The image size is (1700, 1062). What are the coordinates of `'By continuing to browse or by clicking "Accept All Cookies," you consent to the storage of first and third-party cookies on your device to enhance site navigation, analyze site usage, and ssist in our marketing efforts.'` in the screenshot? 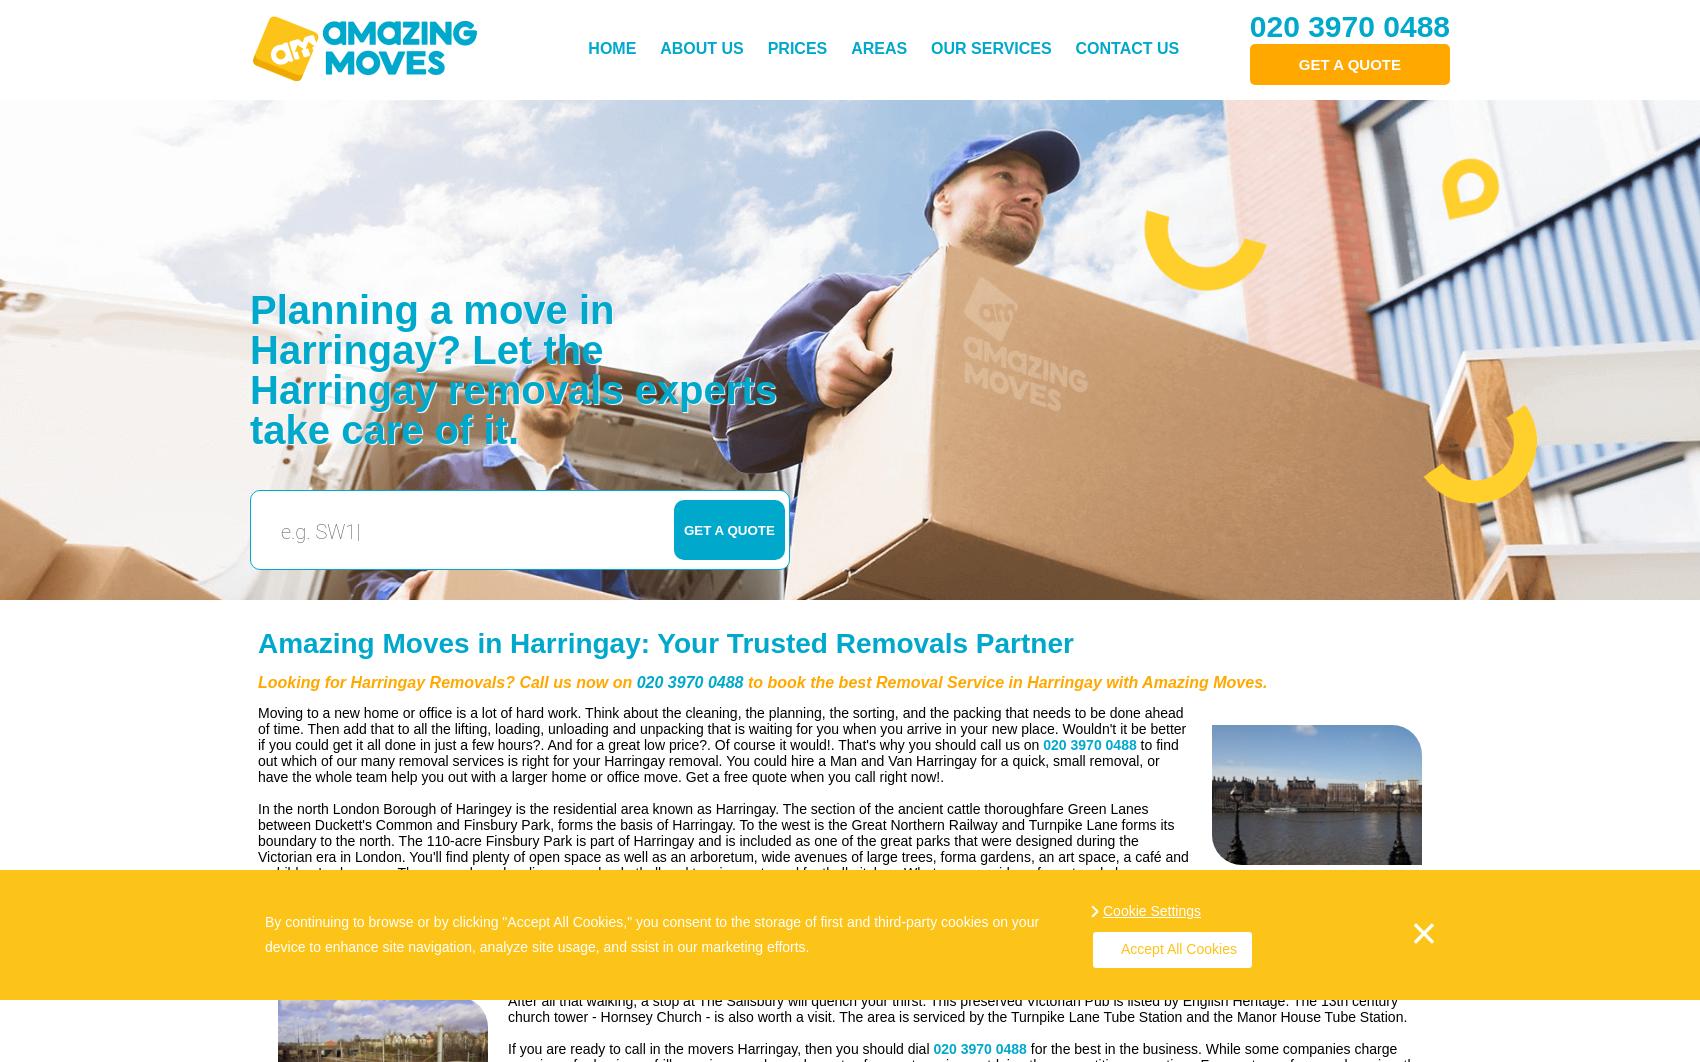 It's located at (651, 933).